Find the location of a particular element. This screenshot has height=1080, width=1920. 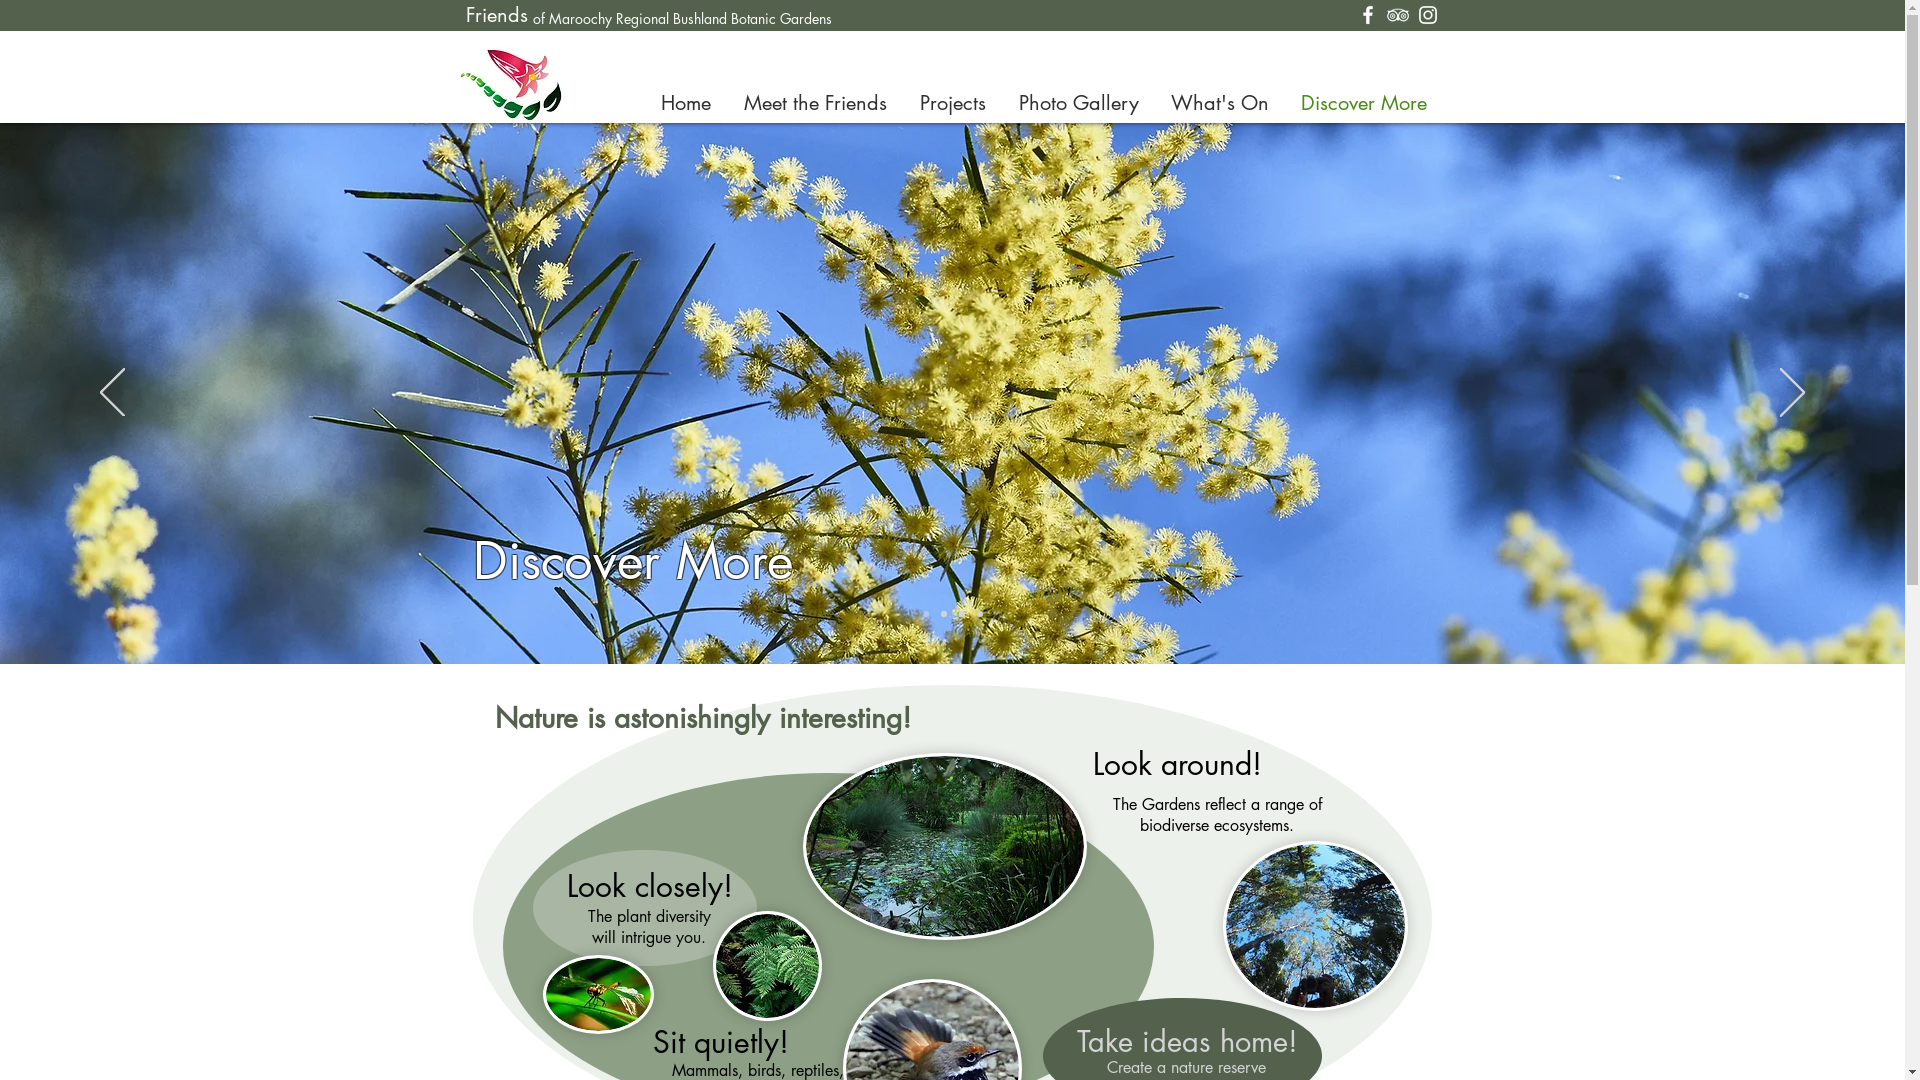

'Meet the Friends' is located at coordinates (727, 103).